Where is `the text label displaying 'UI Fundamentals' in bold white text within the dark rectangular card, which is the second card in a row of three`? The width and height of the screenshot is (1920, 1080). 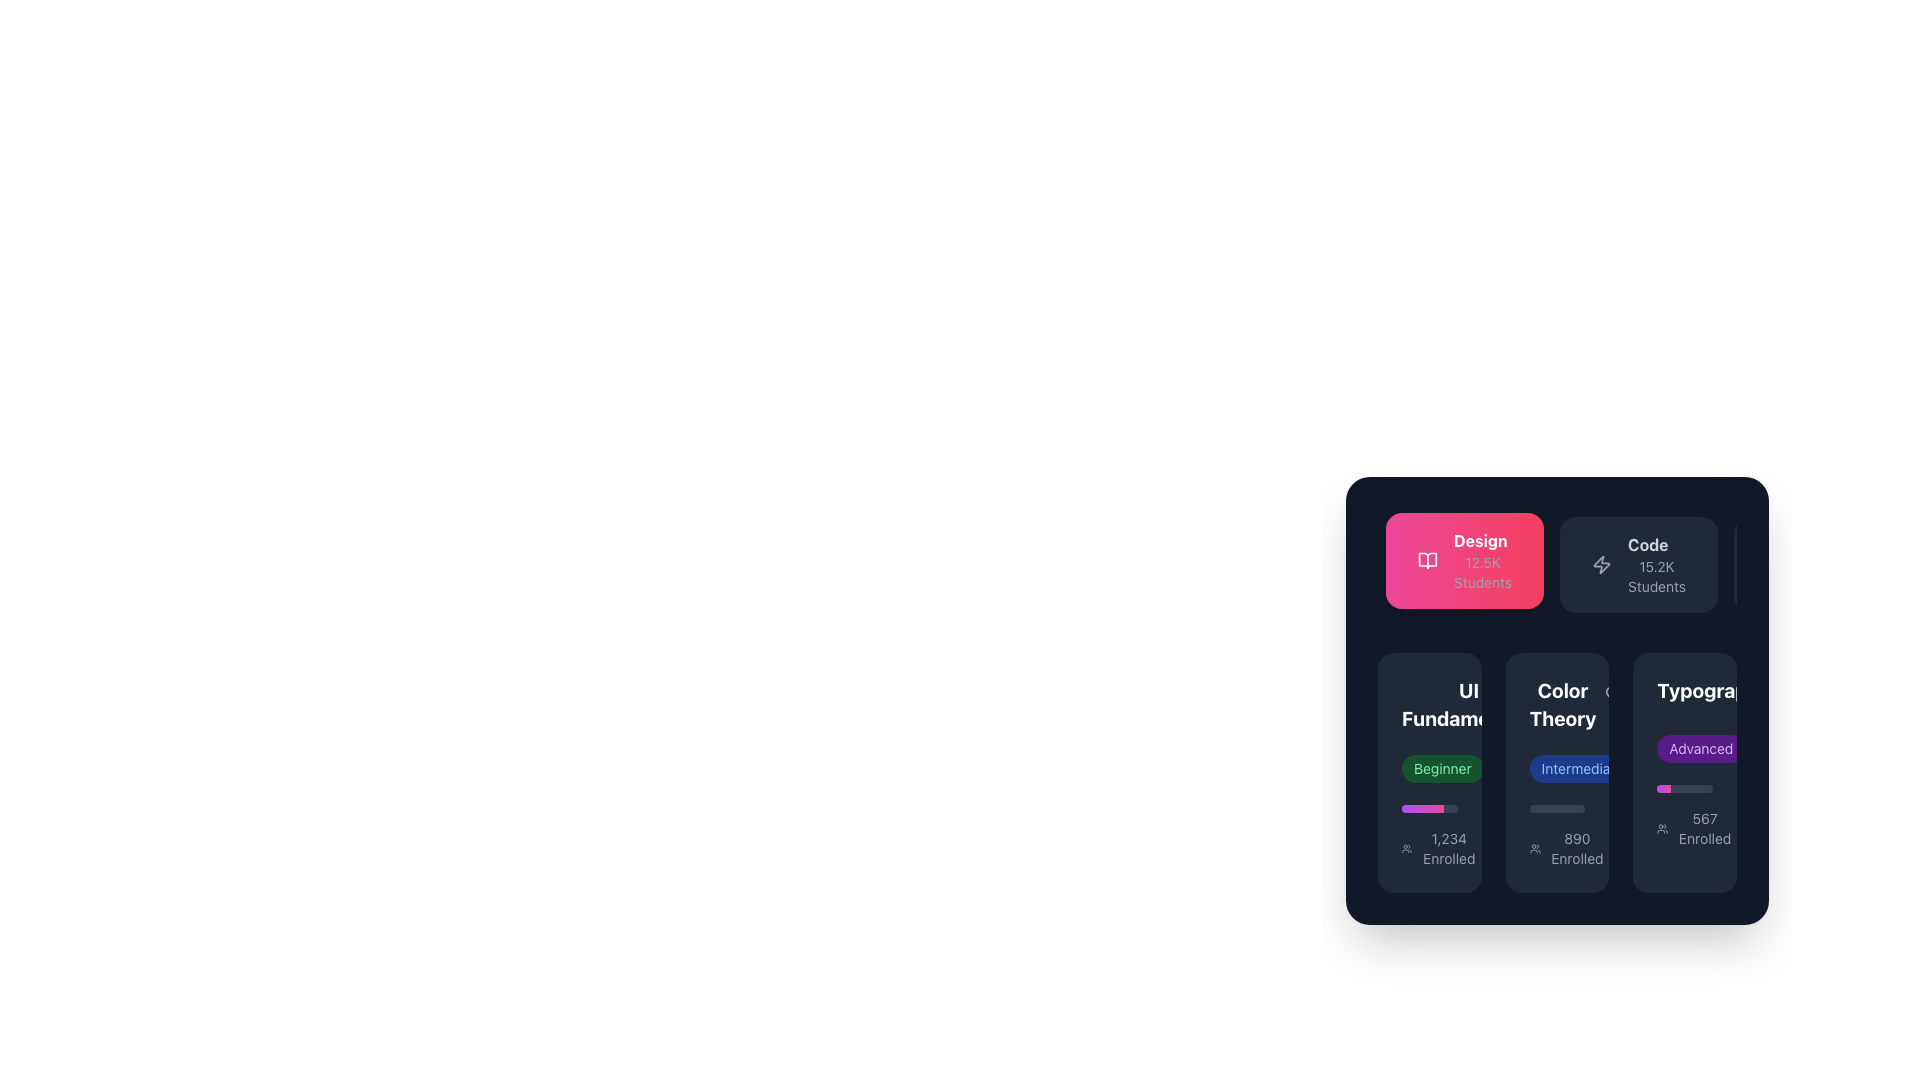 the text label displaying 'UI Fundamentals' in bold white text within the dark rectangular card, which is the second card in a row of three is located at coordinates (1428, 704).